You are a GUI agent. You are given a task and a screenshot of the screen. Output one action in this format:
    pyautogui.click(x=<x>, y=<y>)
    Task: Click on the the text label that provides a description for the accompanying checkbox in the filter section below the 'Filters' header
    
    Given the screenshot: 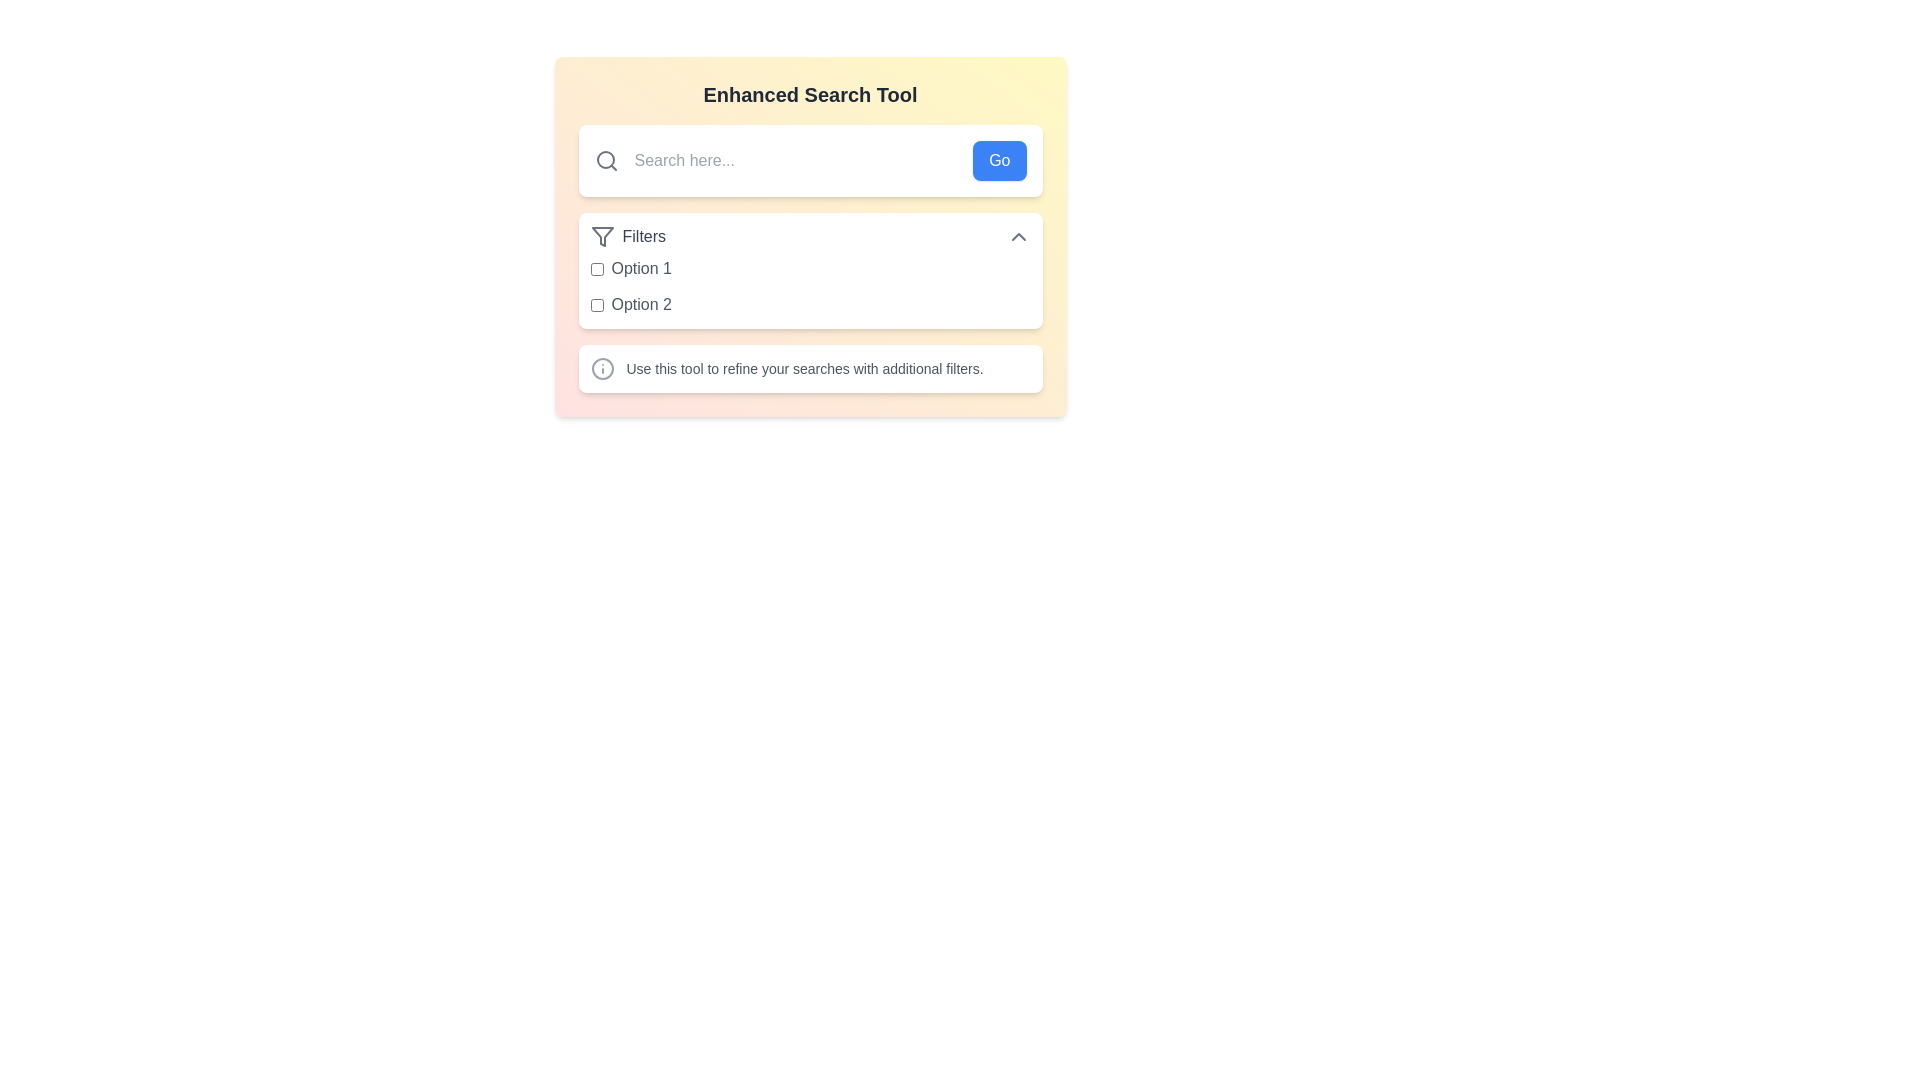 What is the action you would take?
    pyautogui.click(x=641, y=304)
    